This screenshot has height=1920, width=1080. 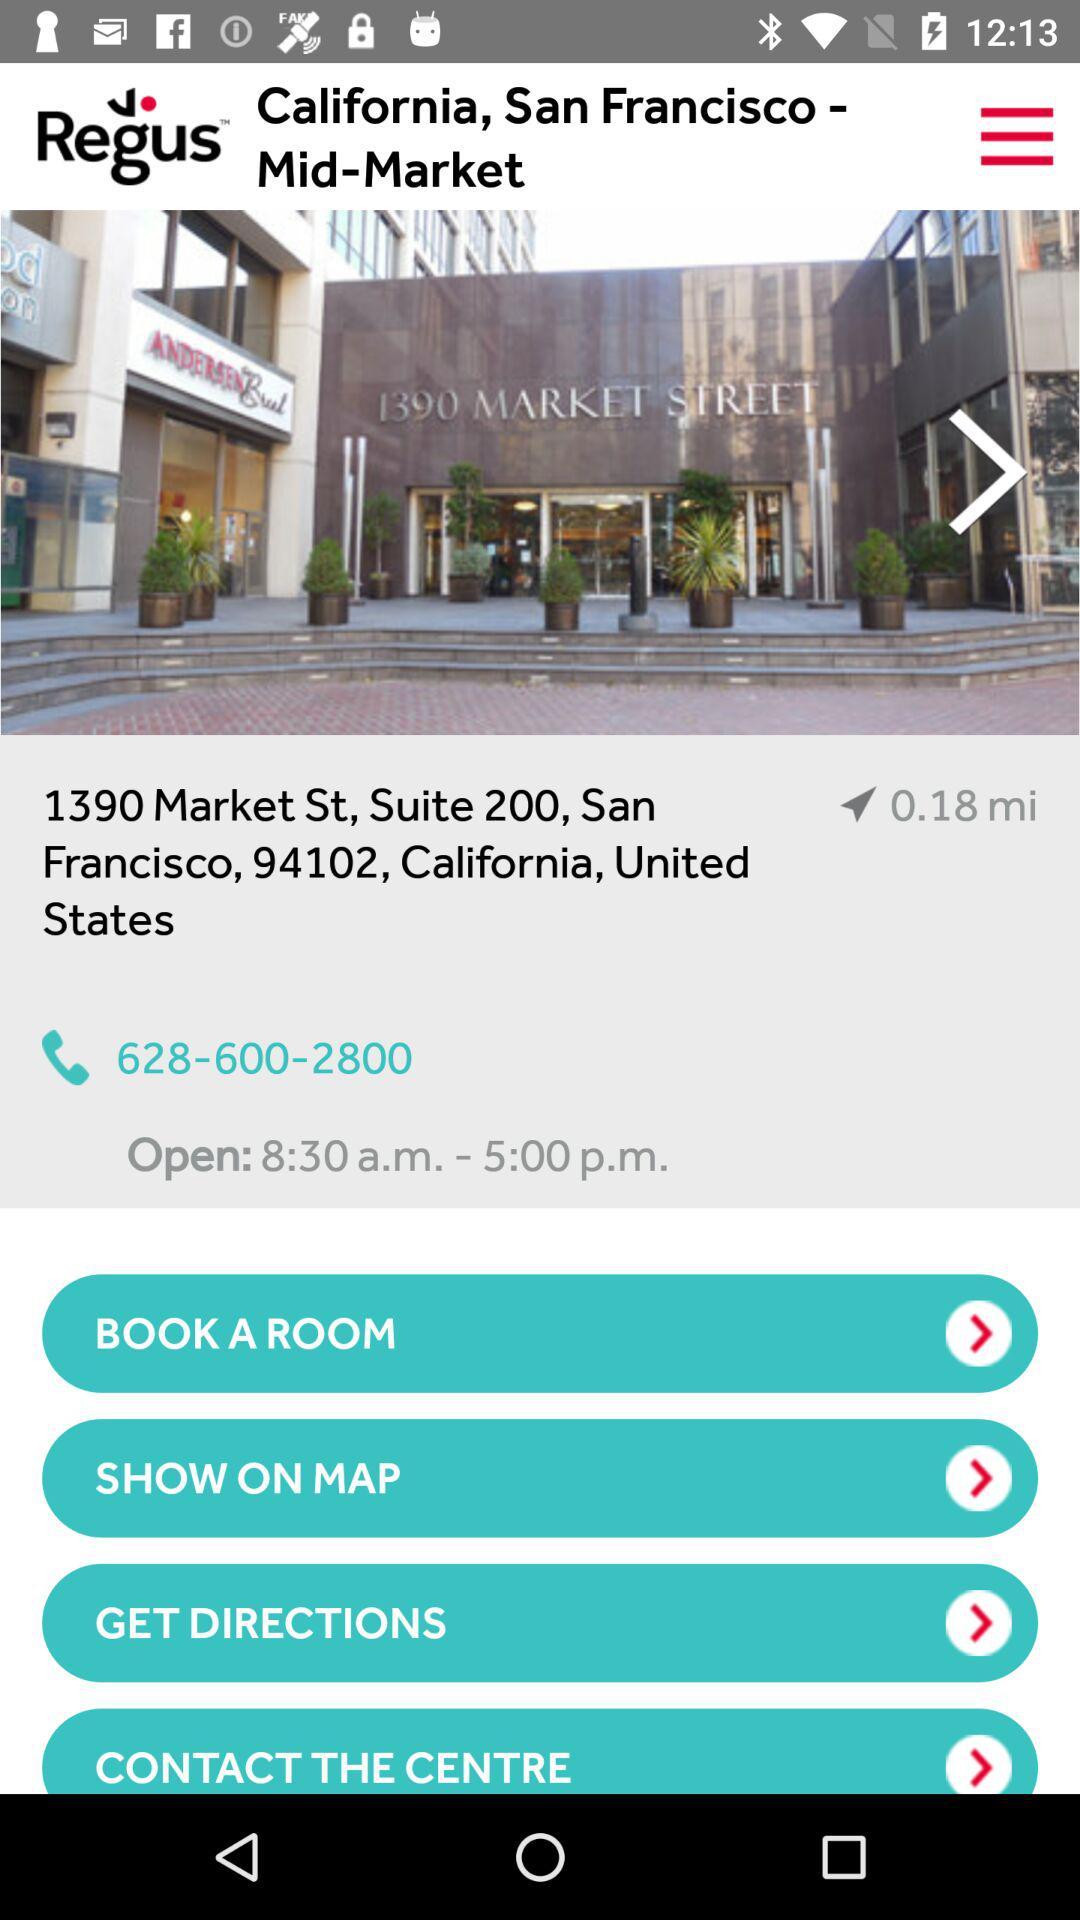 I want to click on go next, so click(x=540, y=471).